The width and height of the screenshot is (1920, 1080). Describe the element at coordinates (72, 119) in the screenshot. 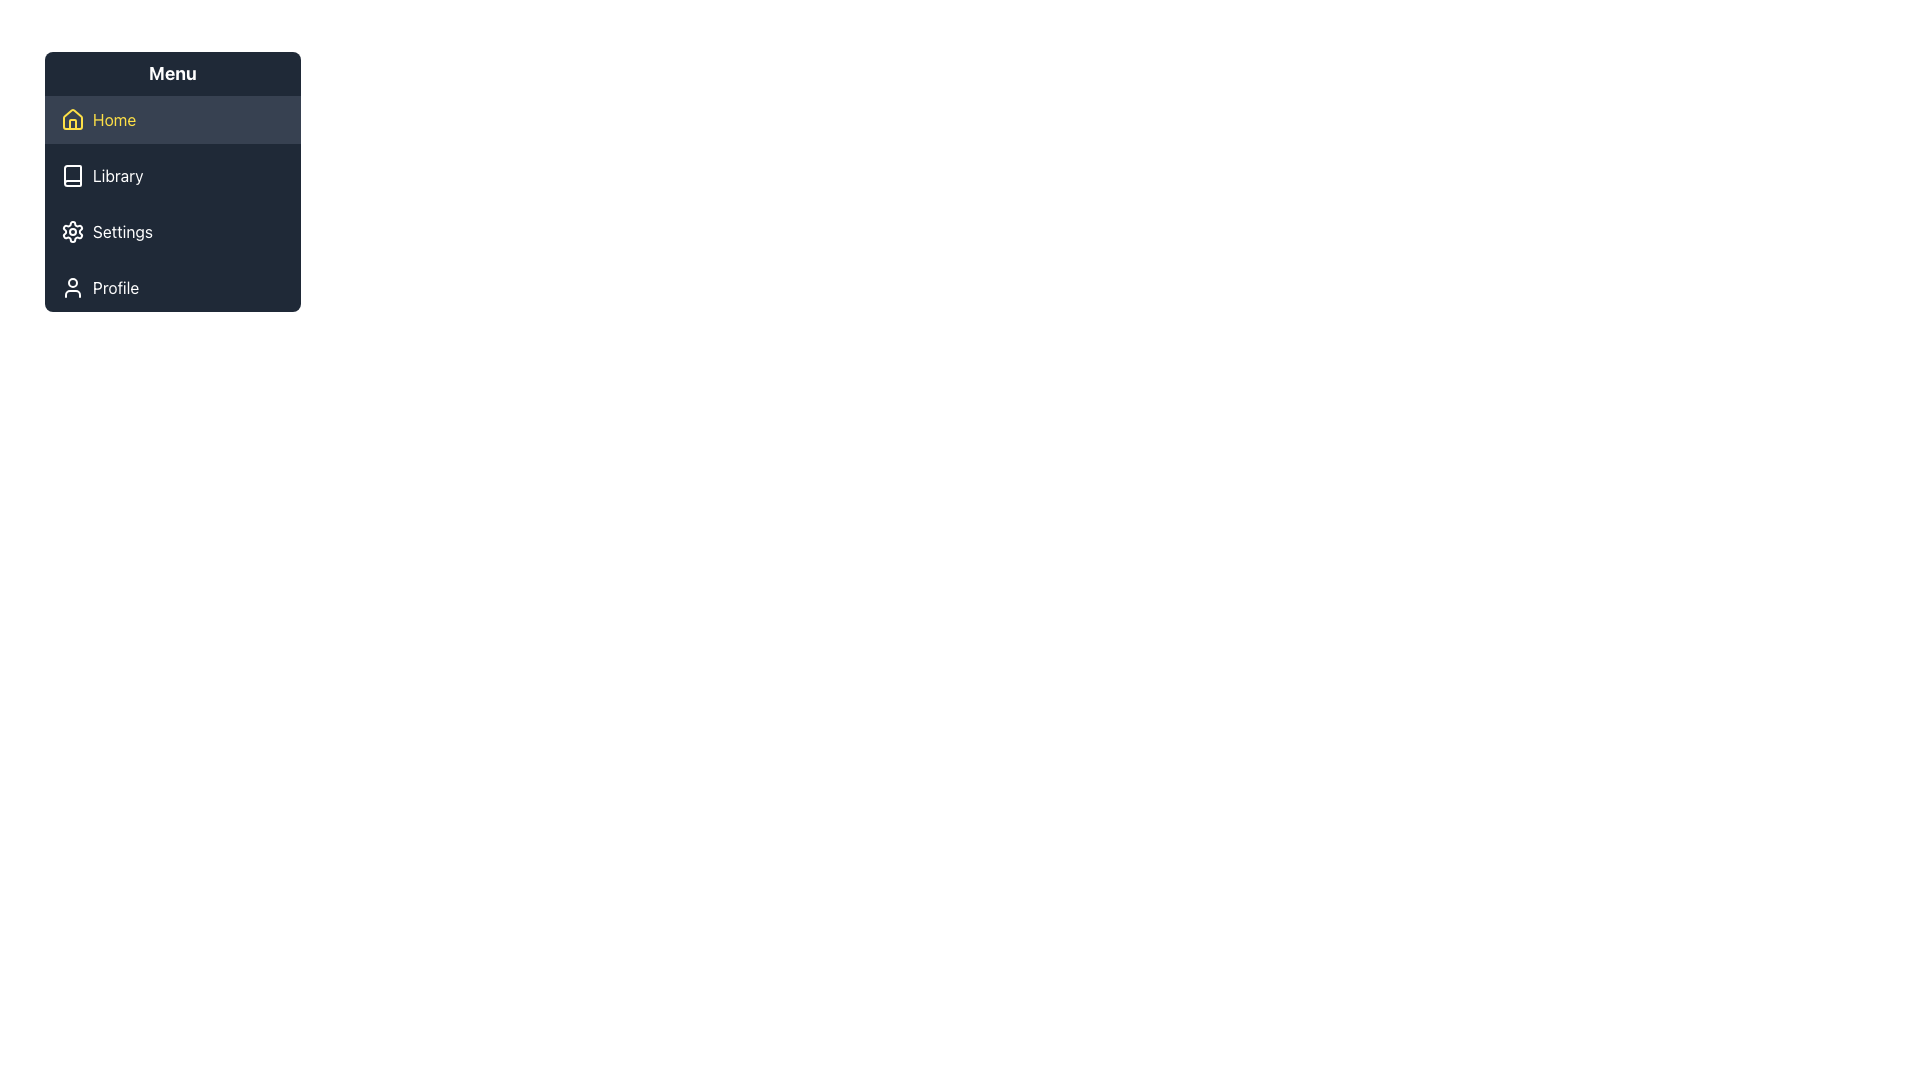

I see `attributes of the 'Home' menu icon located at the left of the 'Home' text in the vertical sidebar menu` at that location.